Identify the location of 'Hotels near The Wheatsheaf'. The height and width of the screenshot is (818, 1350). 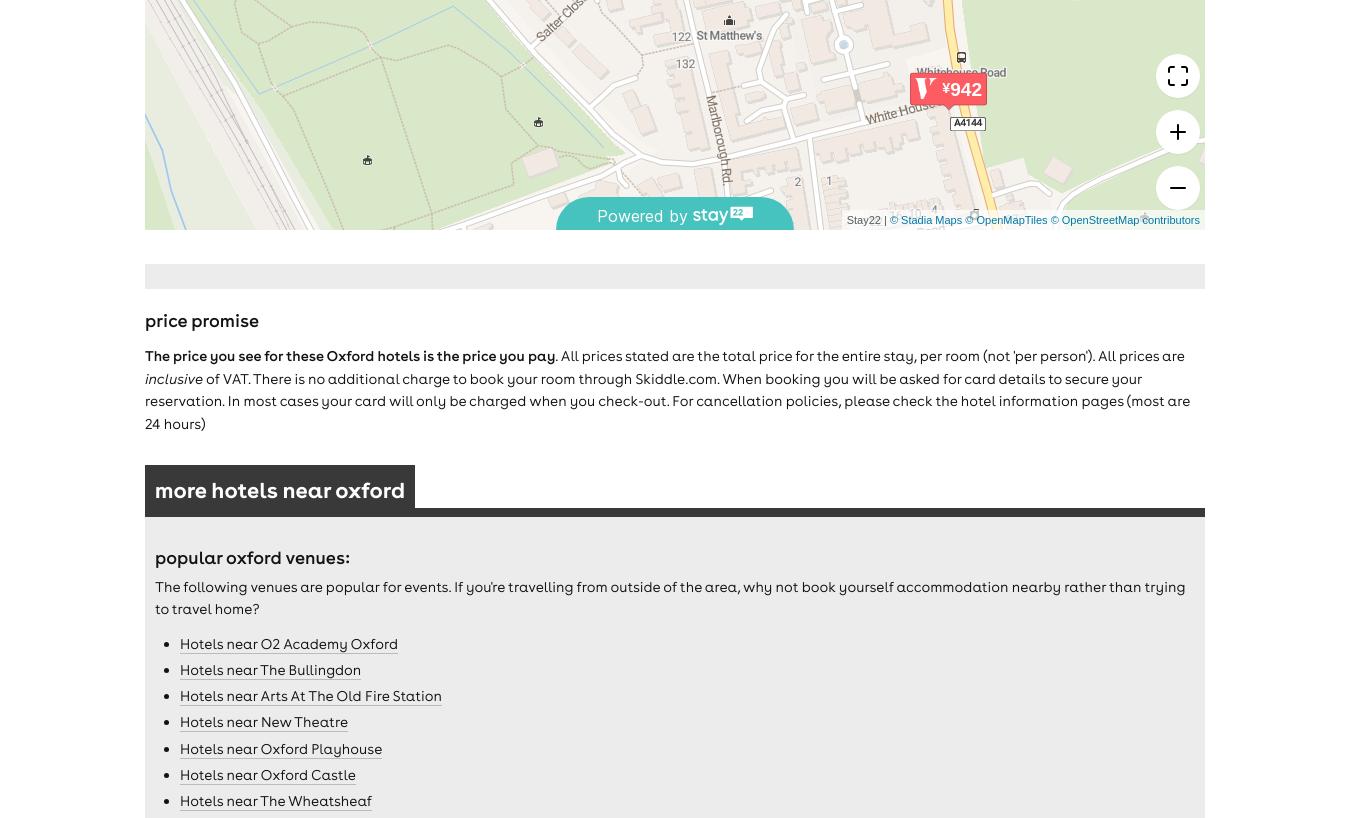
(274, 800).